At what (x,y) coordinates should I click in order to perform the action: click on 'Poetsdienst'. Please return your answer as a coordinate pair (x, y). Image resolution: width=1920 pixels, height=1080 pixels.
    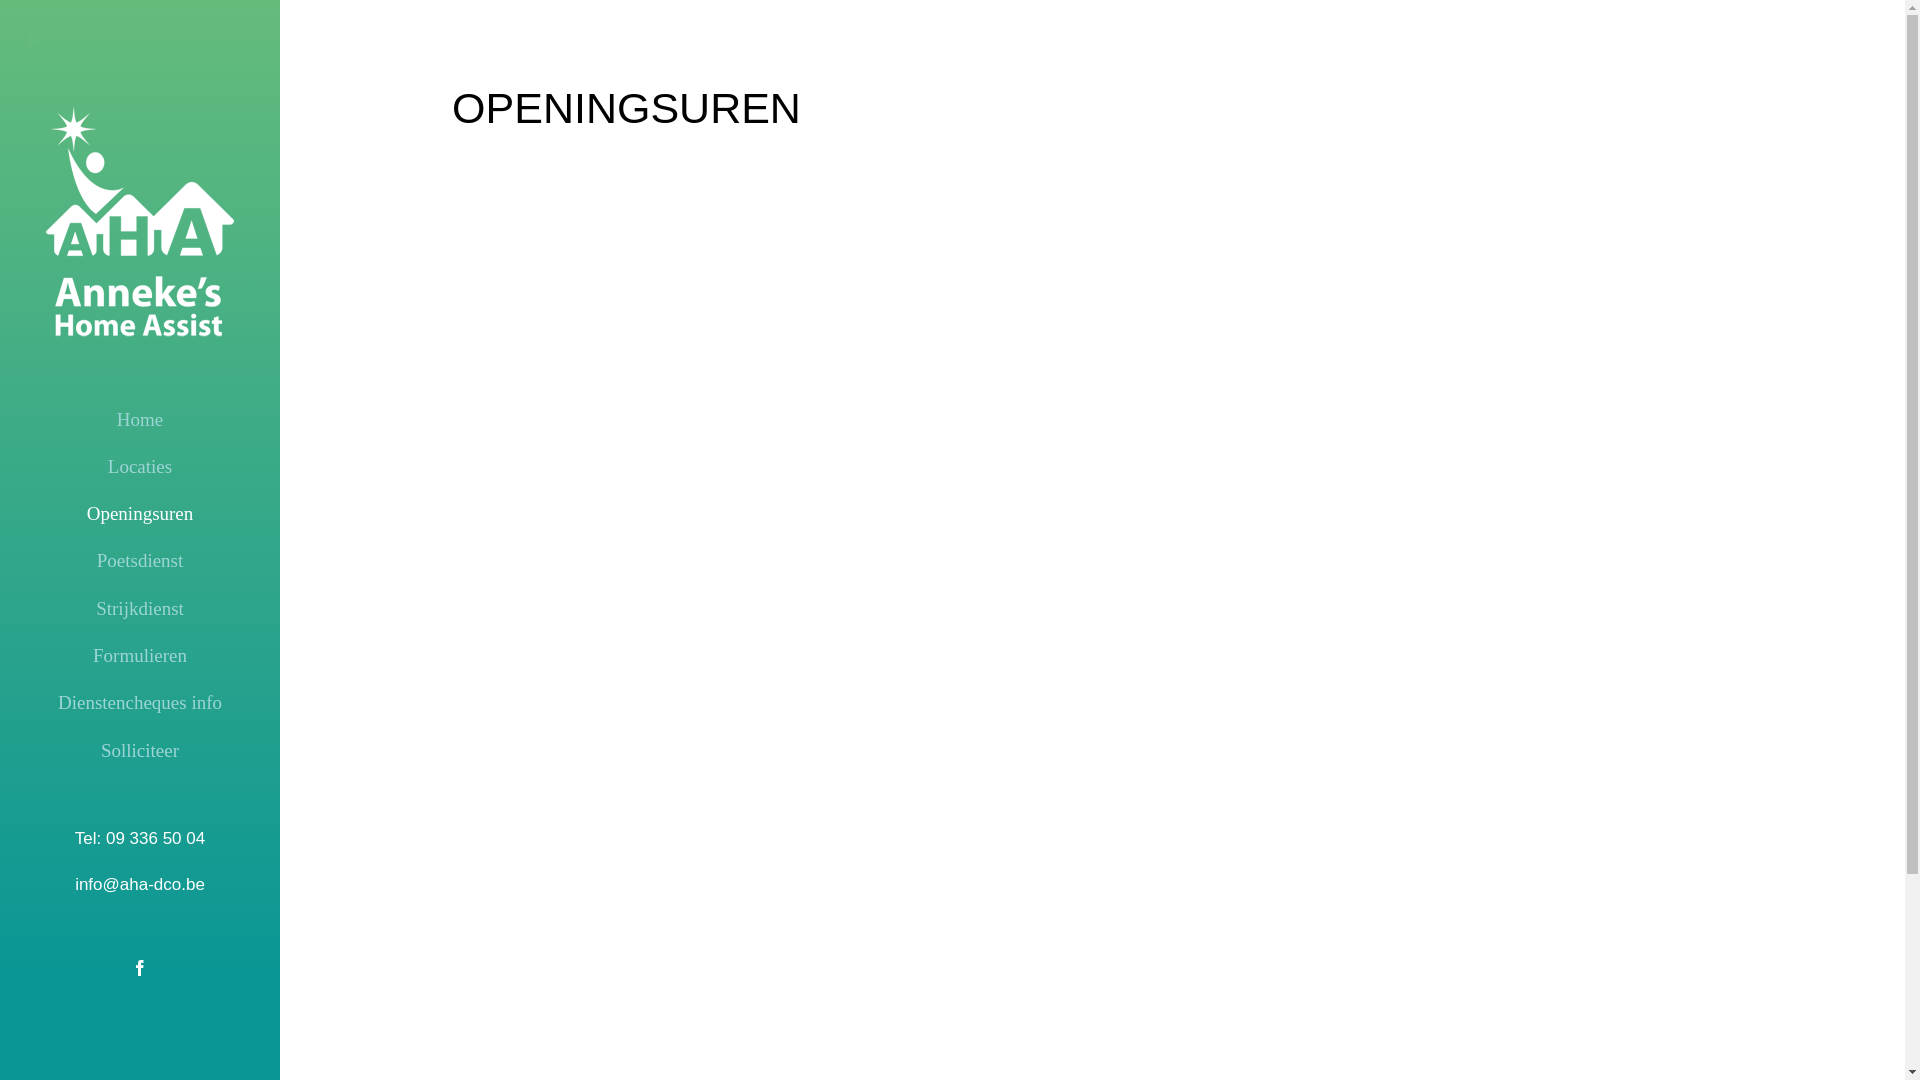
    Looking at the image, I should click on (28, 560).